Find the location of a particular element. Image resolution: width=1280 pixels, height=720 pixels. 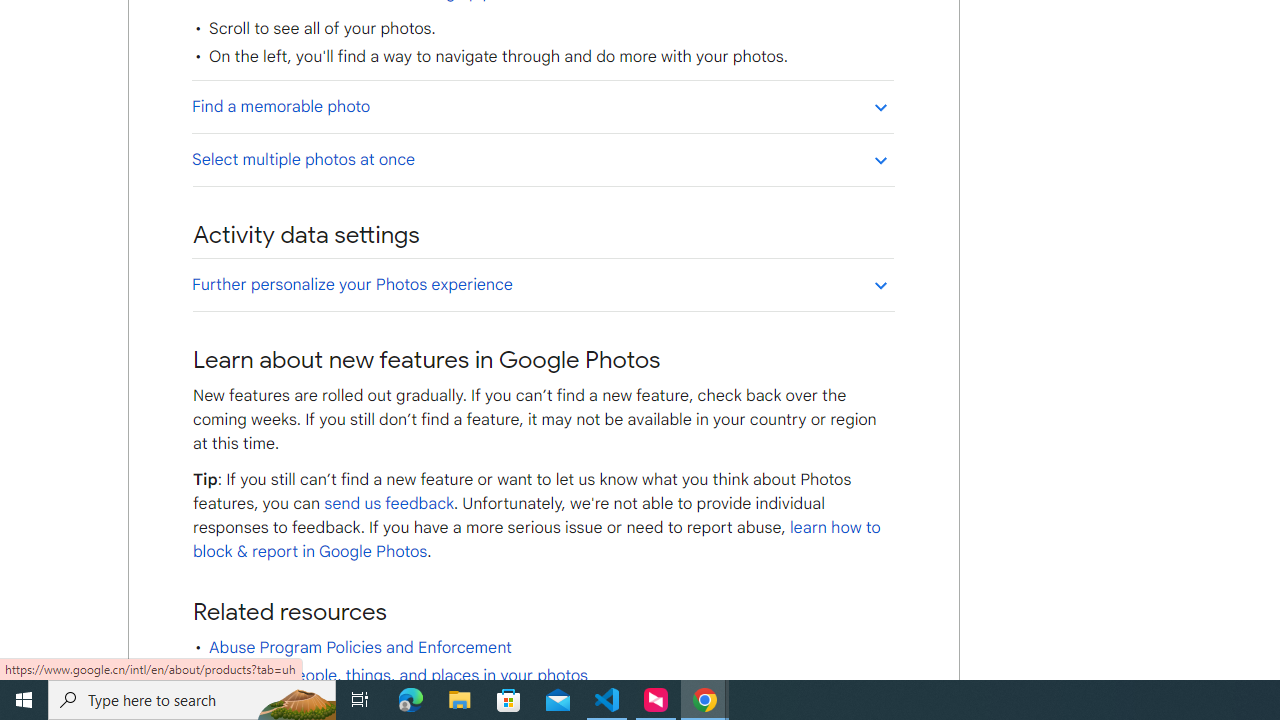

'Find a memorable photo' is located at coordinates (542, 106).